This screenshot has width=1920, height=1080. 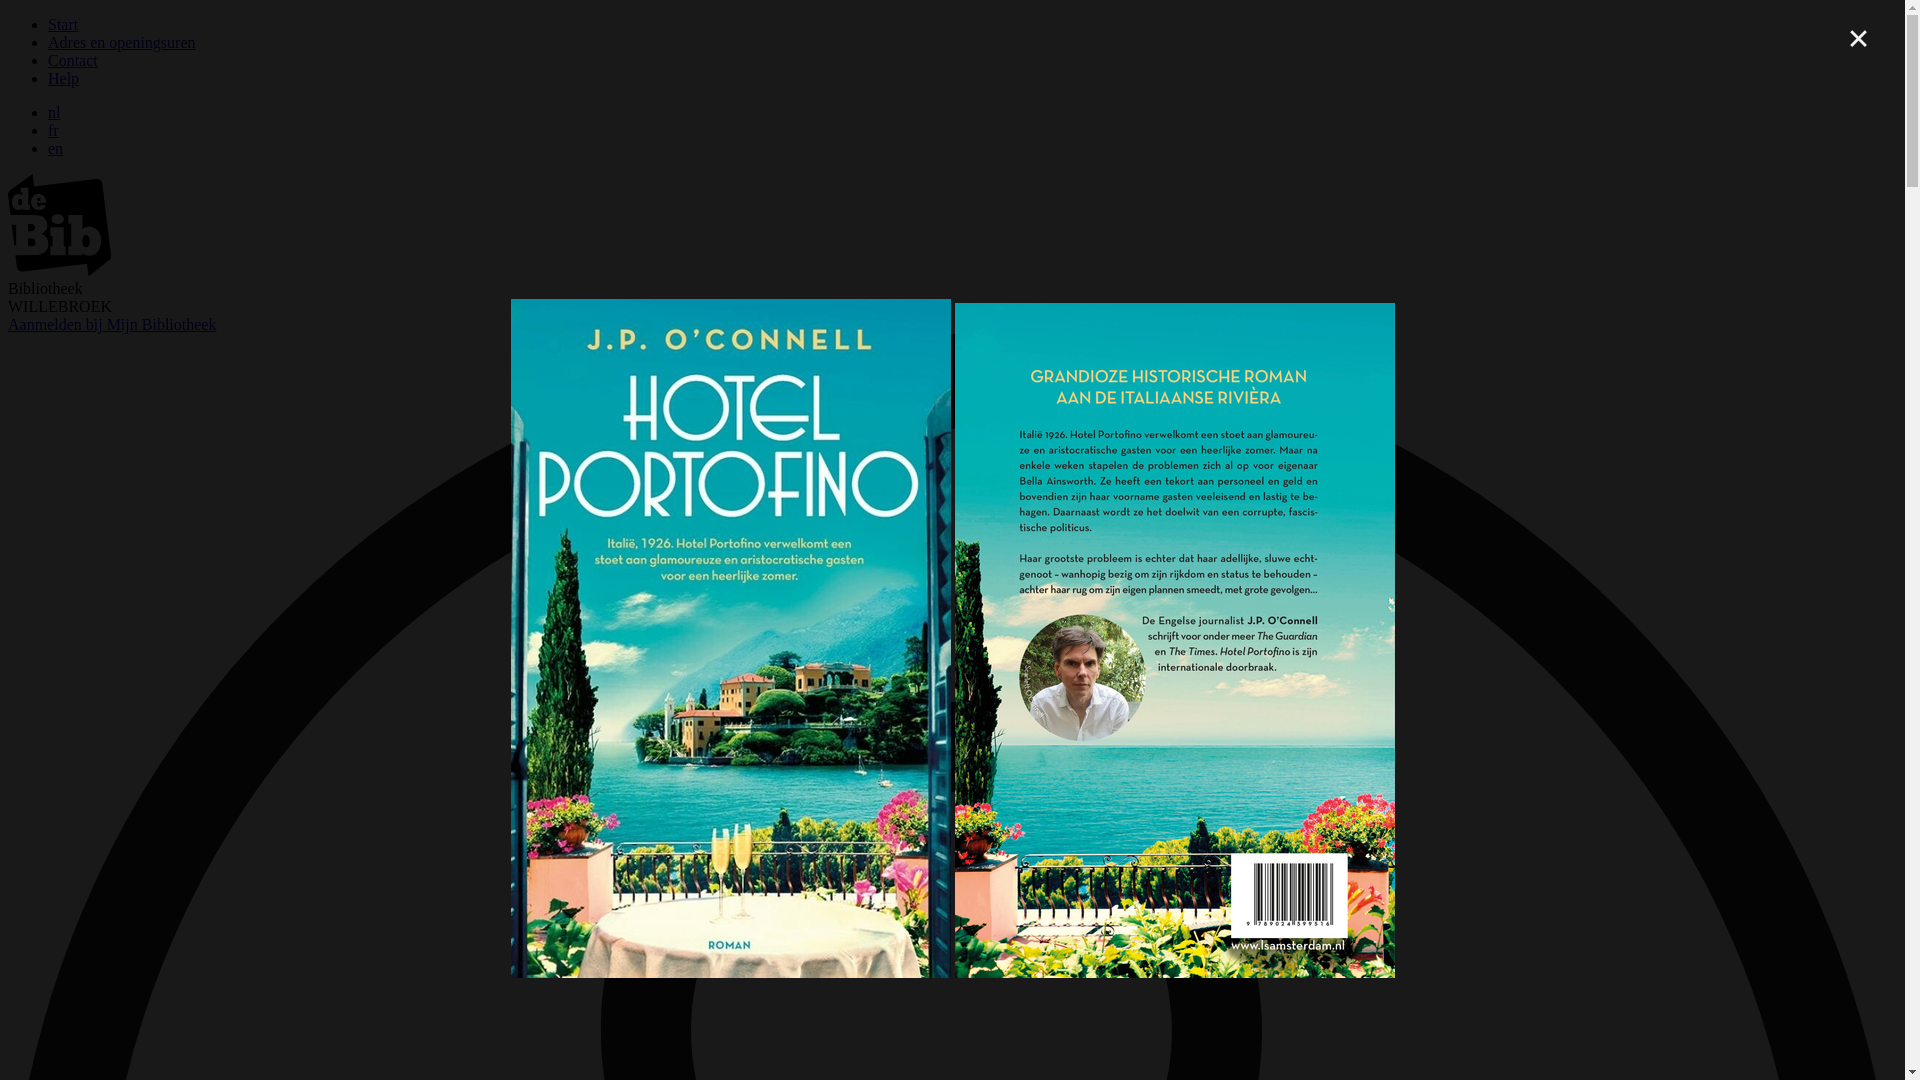 I want to click on 'image/svg+xml', so click(x=59, y=270).